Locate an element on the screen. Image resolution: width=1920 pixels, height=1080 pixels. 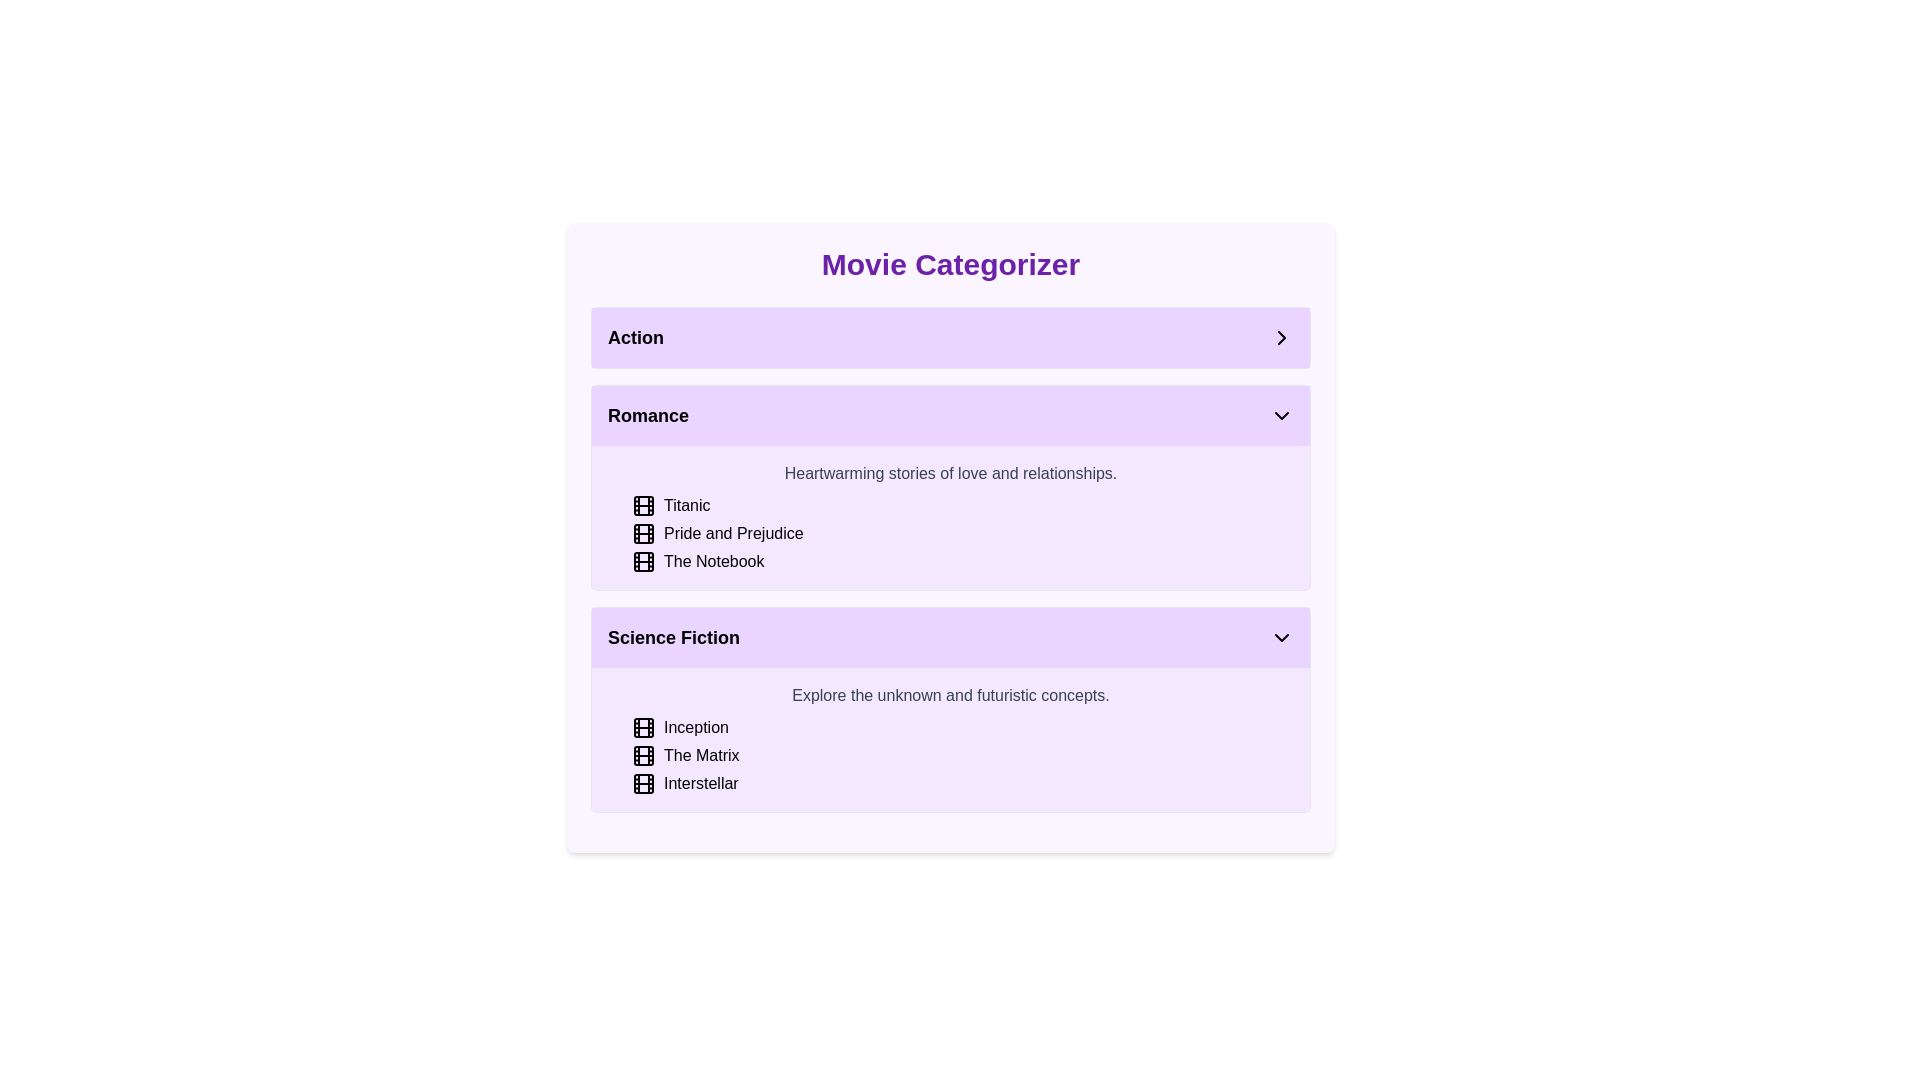
the right-pointing chevron icon button with a black outline located in the top right corner of the 'Action' section header is located at coordinates (1281, 337).